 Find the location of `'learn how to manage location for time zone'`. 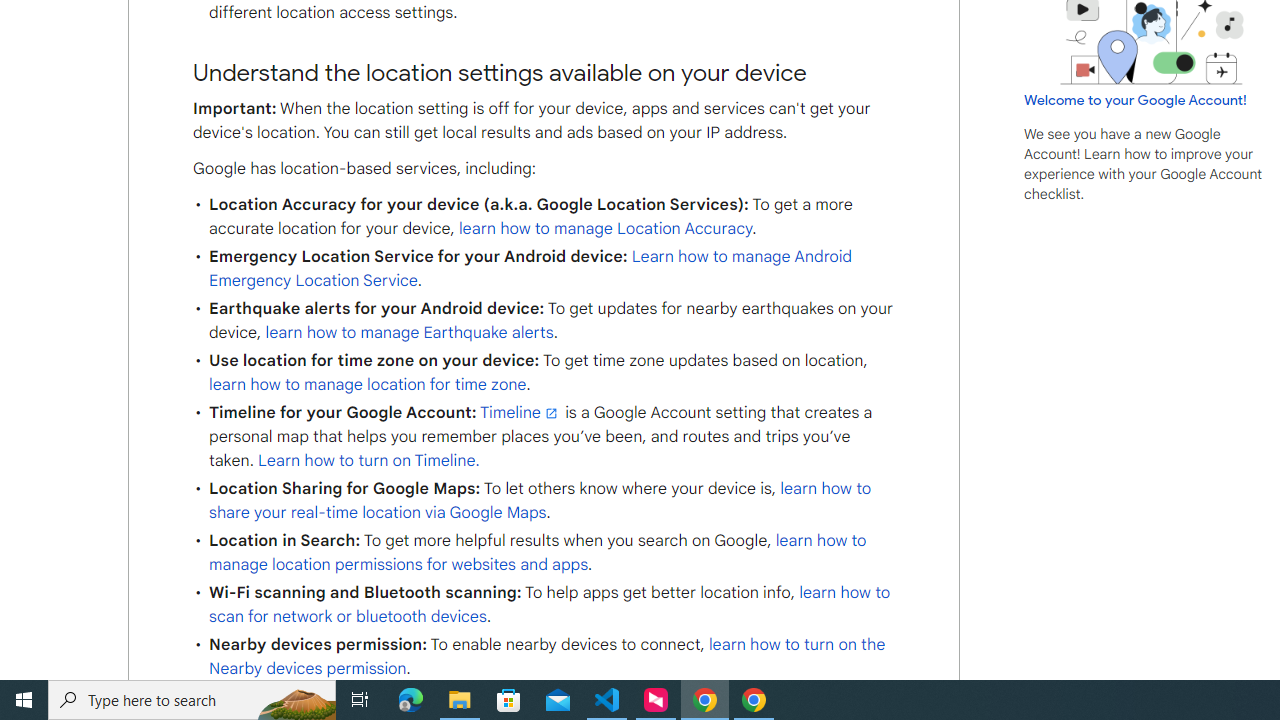

'learn how to manage location for time zone' is located at coordinates (368, 385).